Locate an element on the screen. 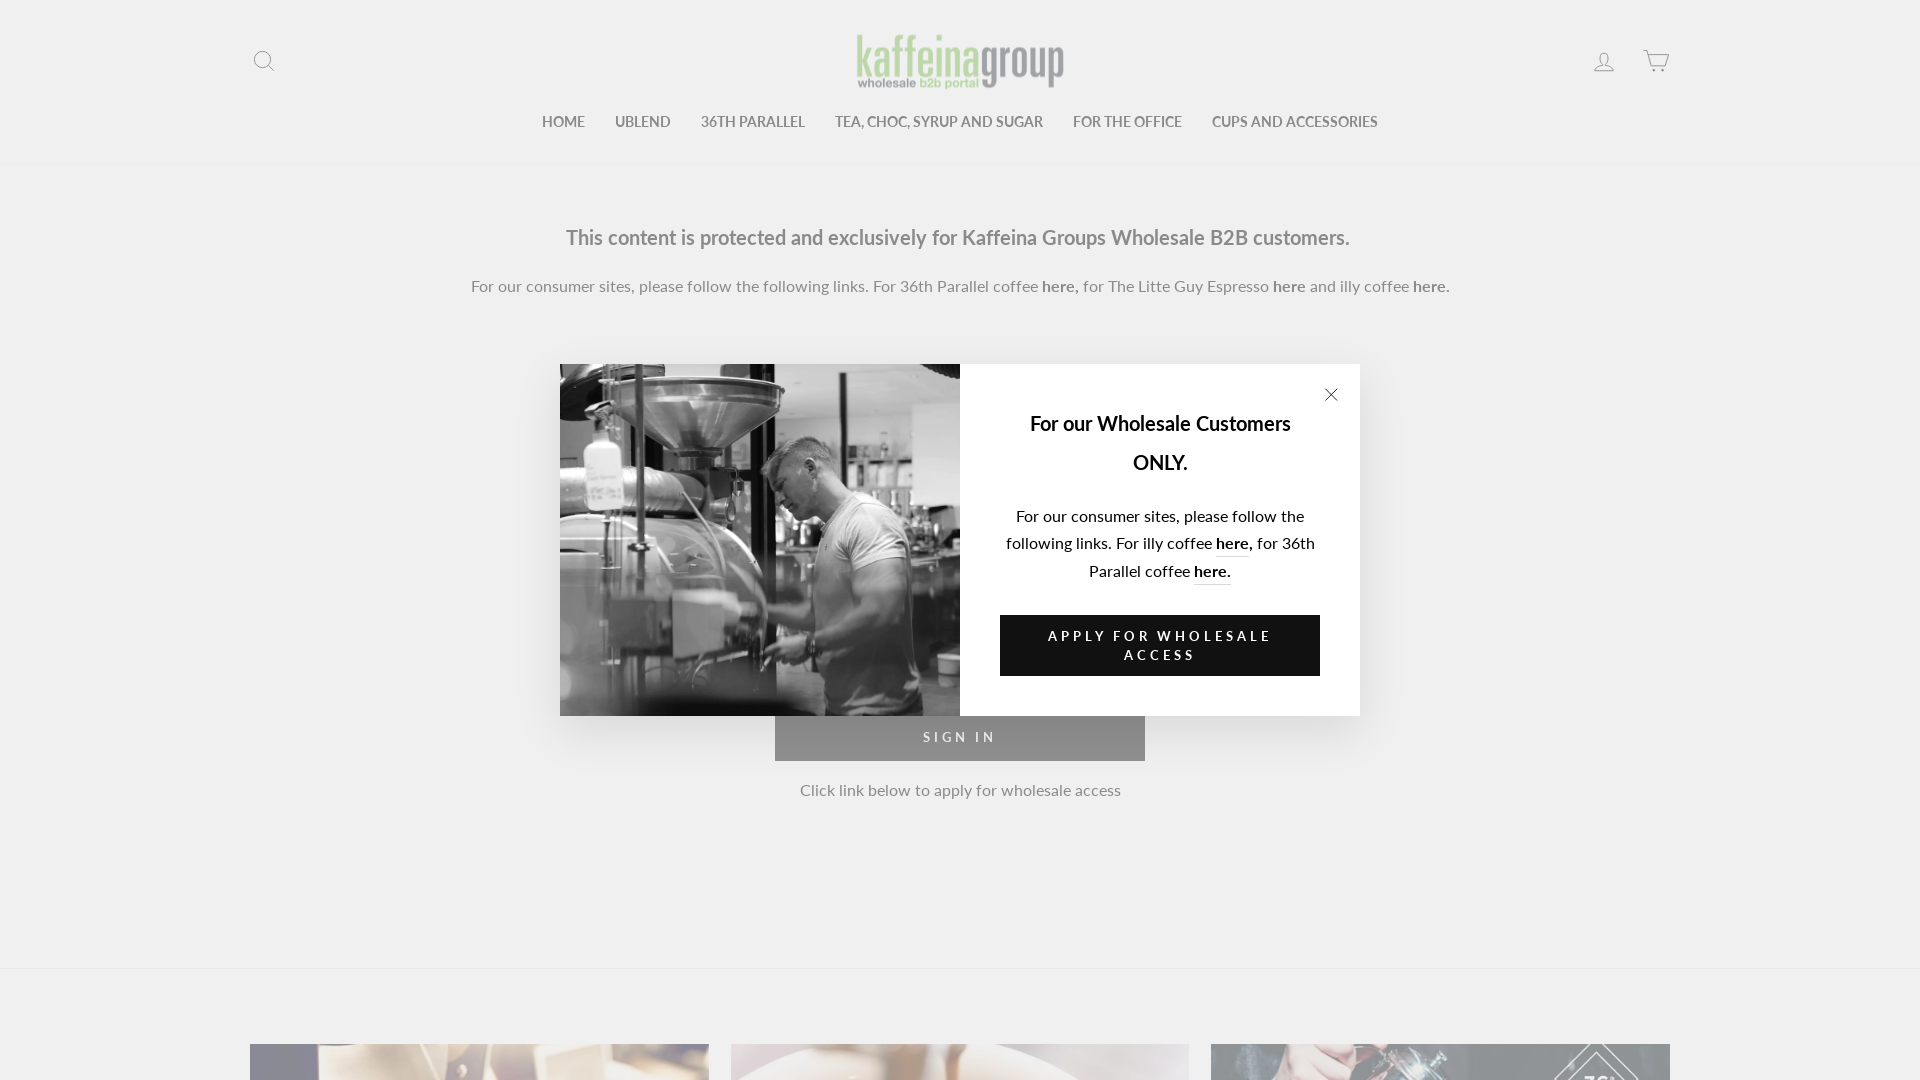 This screenshot has height=1080, width=1920. '"Close (esc)"' is located at coordinates (1330, 393).